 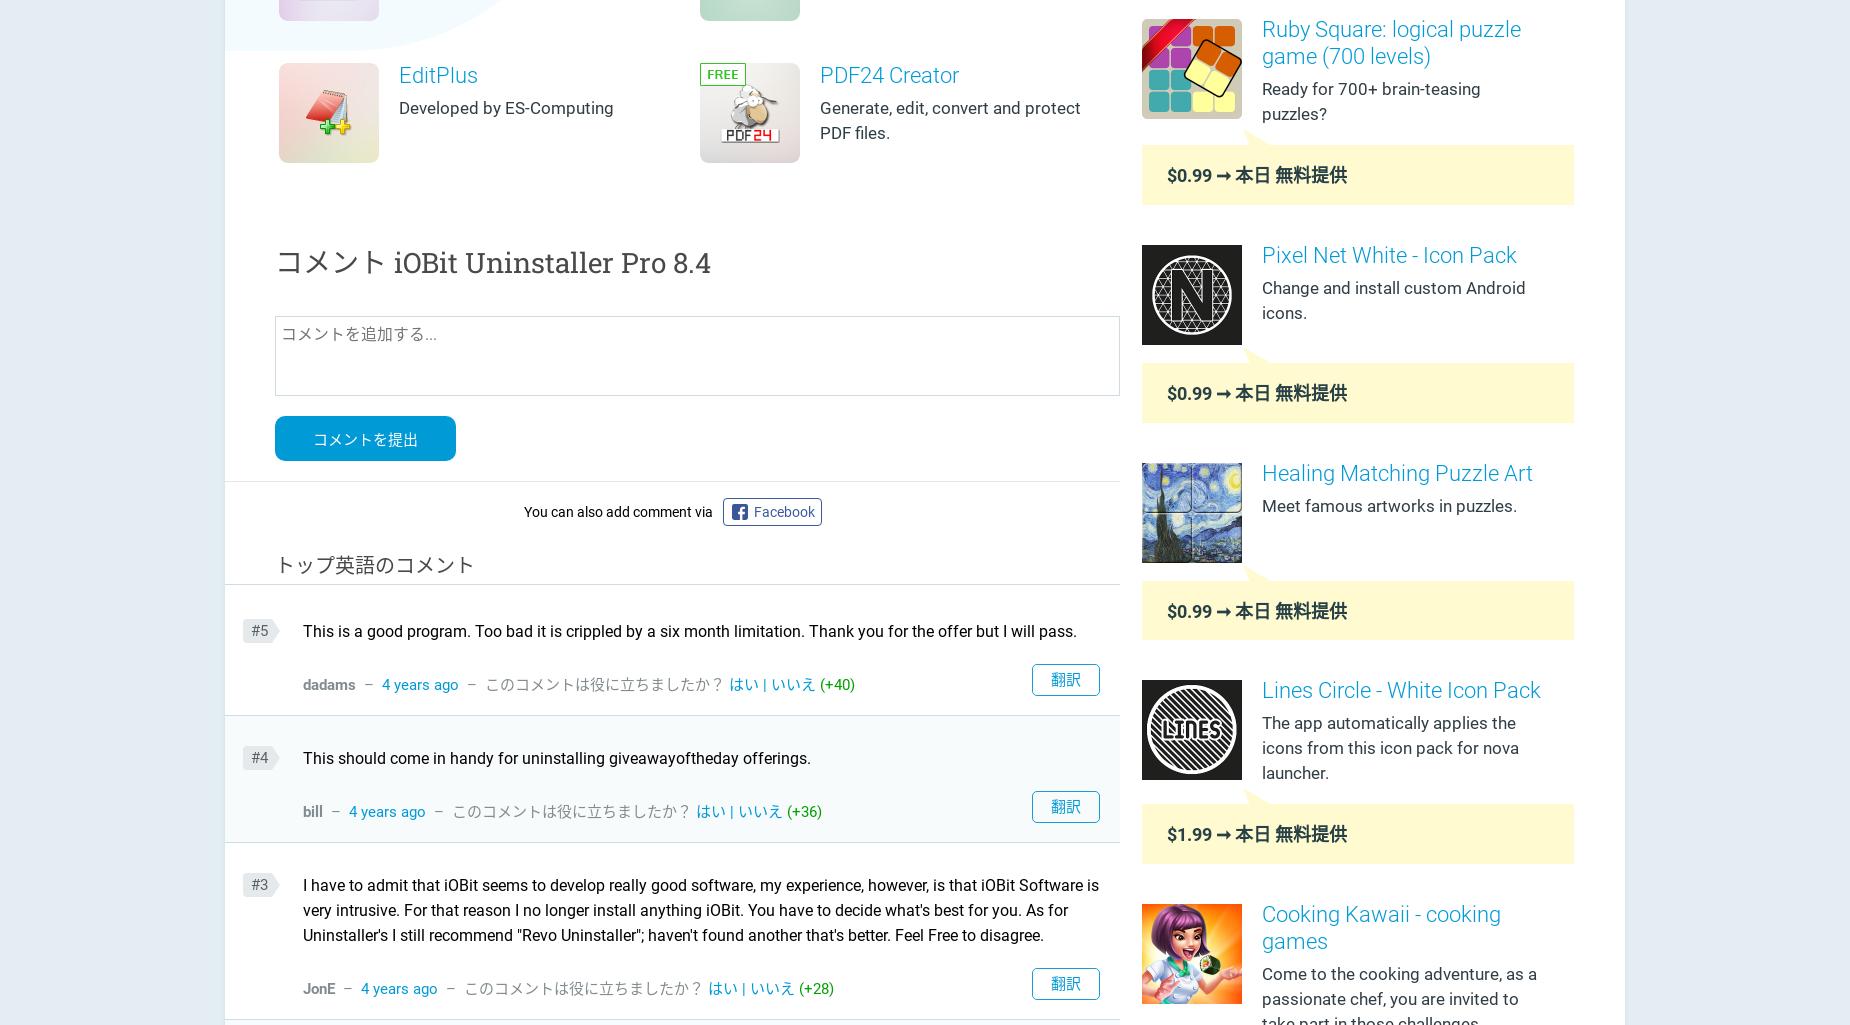 What do you see at coordinates (948, 119) in the screenshot?
I see `'Generate, edit, convert and protect PDF files.'` at bounding box center [948, 119].